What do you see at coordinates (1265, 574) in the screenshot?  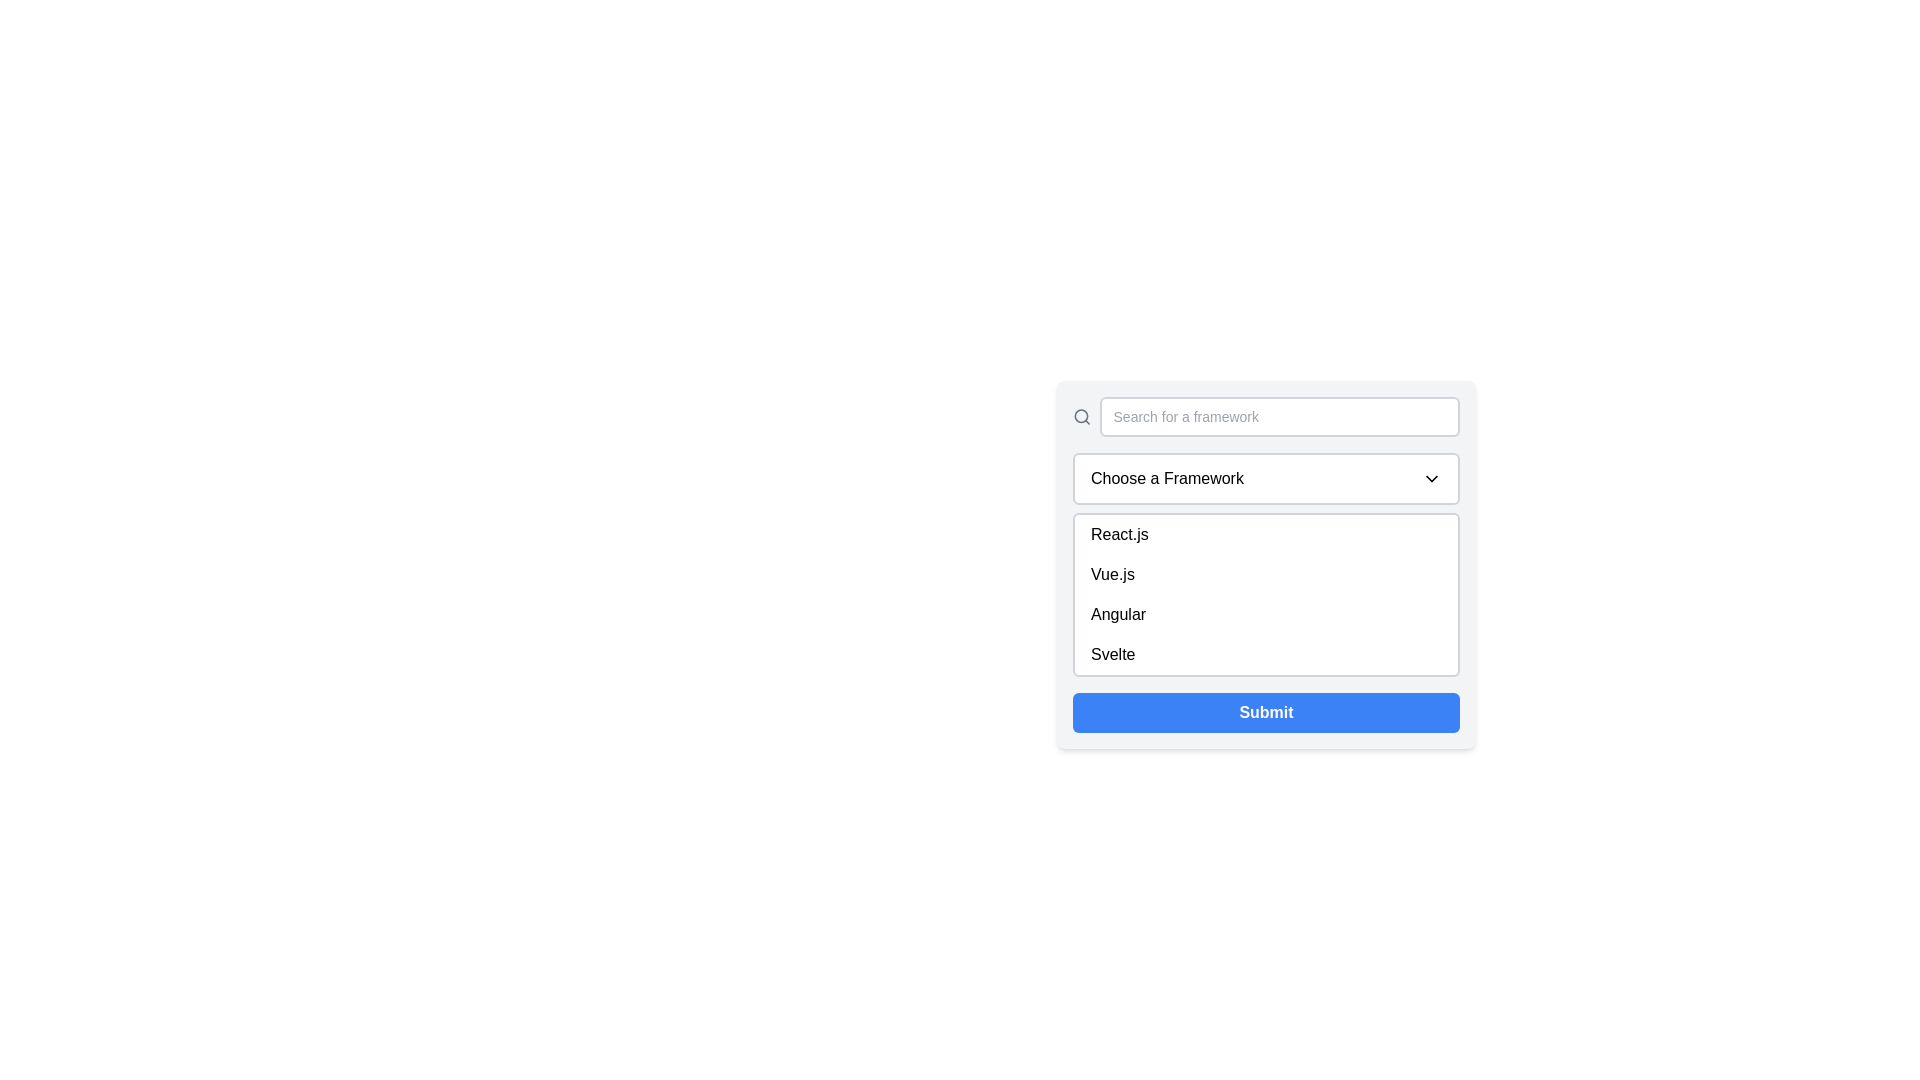 I see `the 'Vue.js' option in the dropdown menu, which is the second item below 'React.js' and above 'Angular'` at bounding box center [1265, 574].